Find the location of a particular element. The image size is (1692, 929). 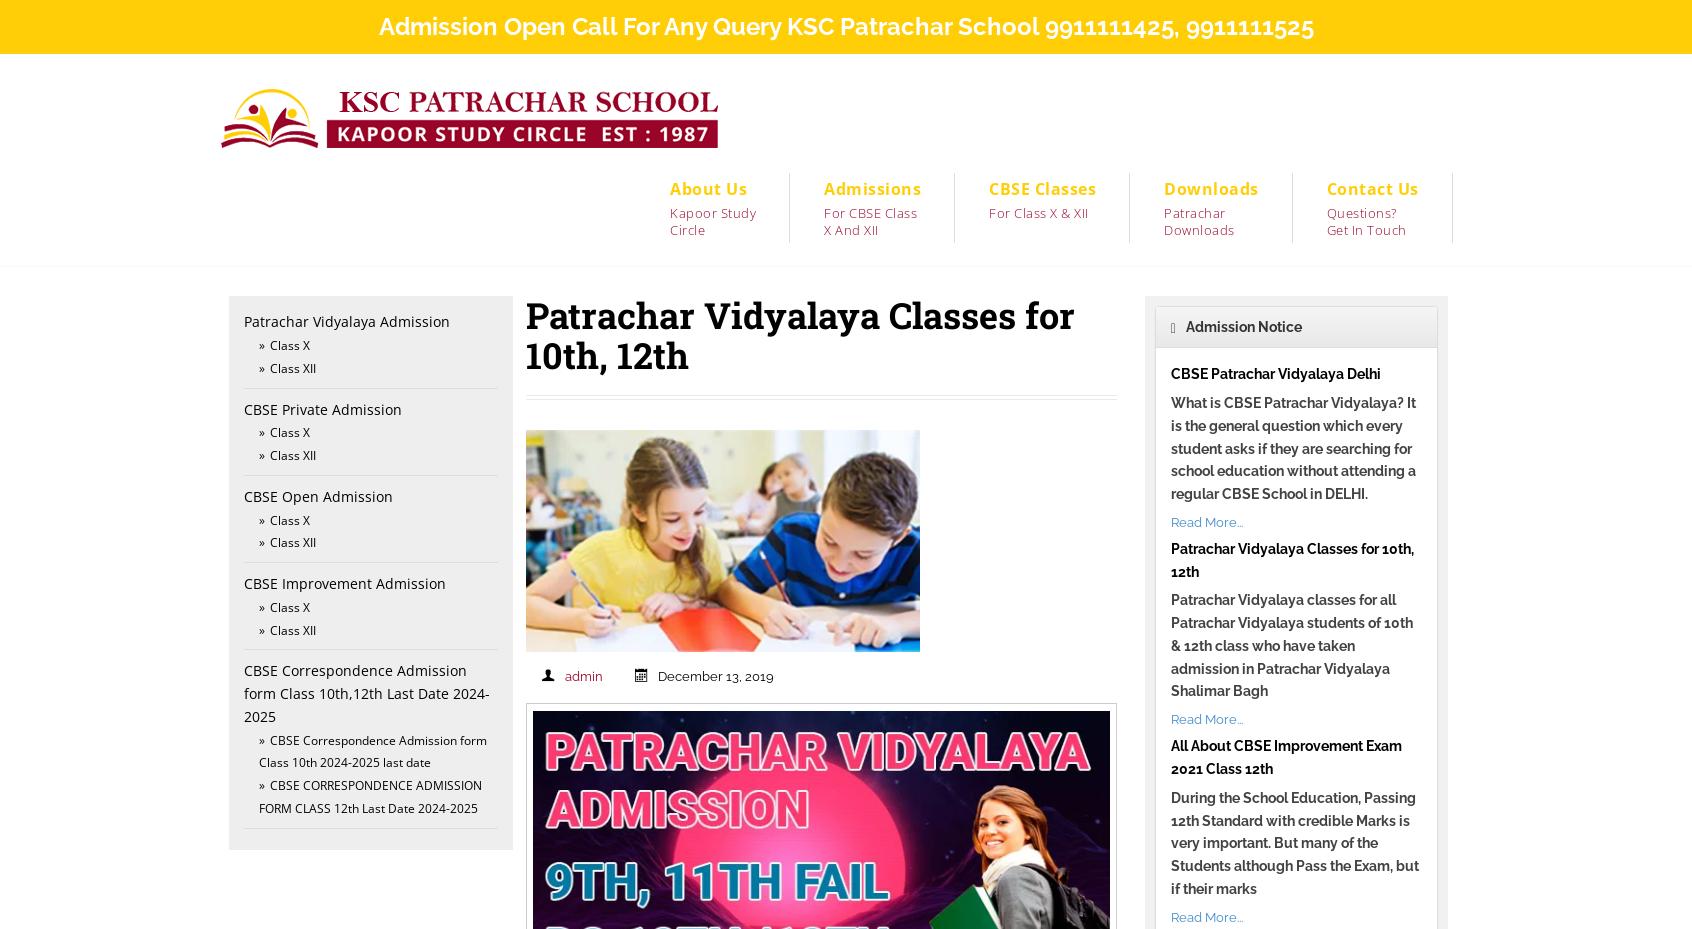

'CBSE Correspondence Admission form Class 10th 2024-2025 last date' is located at coordinates (372, 750).